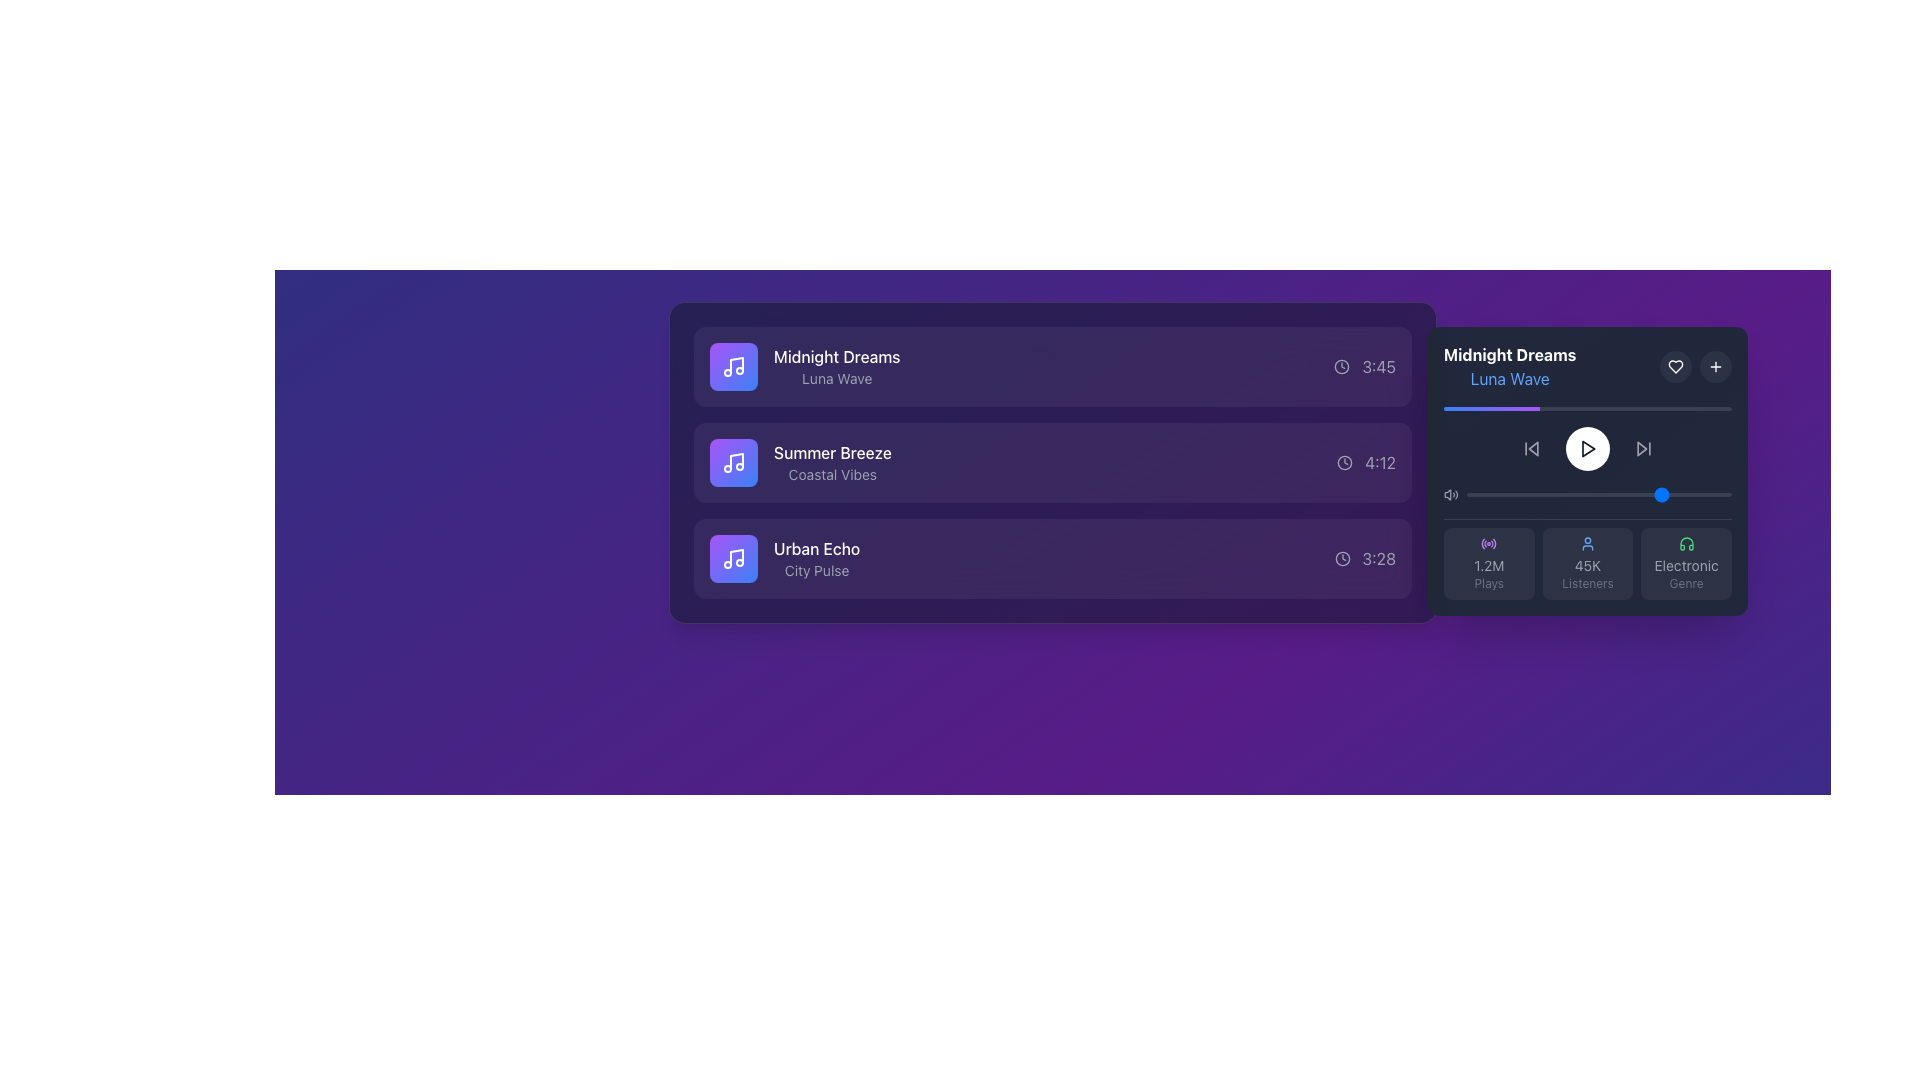 The image size is (1920, 1080). What do you see at coordinates (1587, 447) in the screenshot?
I see `the play/pause button located in the playback control section of the audio player interface` at bounding box center [1587, 447].